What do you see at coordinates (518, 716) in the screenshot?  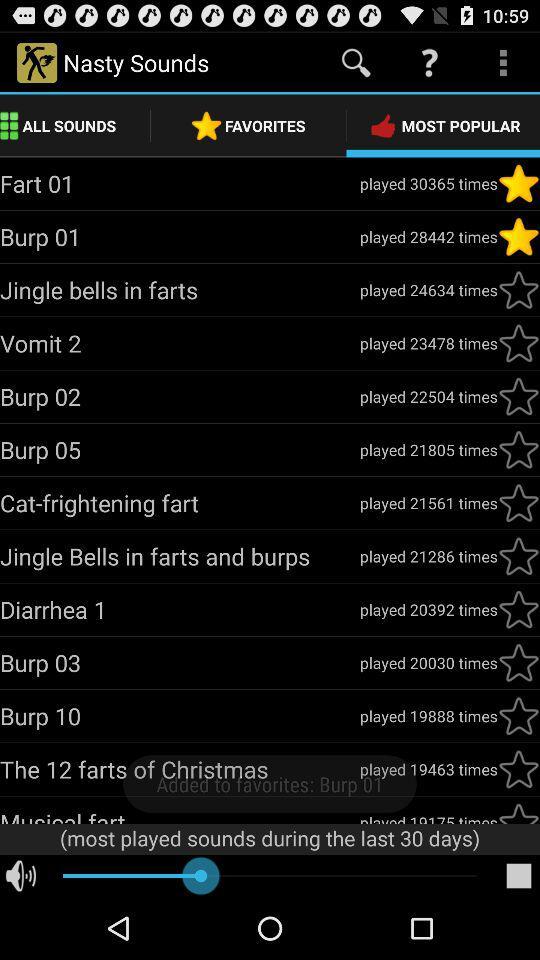 I see `mark as favorite` at bounding box center [518, 716].